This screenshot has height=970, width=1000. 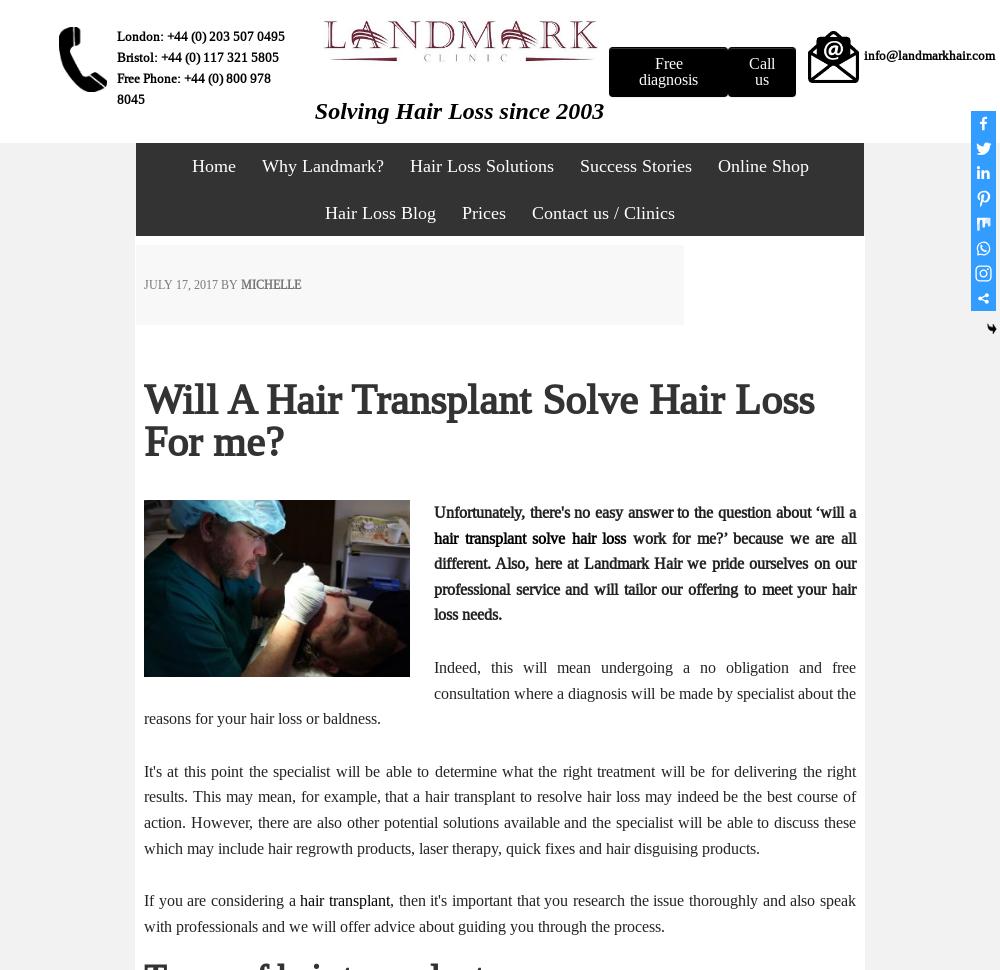 What do you see at coordinates (578, 164) in the screenshot?
I see `'Success Stories'` at bounding box center [578, 164].